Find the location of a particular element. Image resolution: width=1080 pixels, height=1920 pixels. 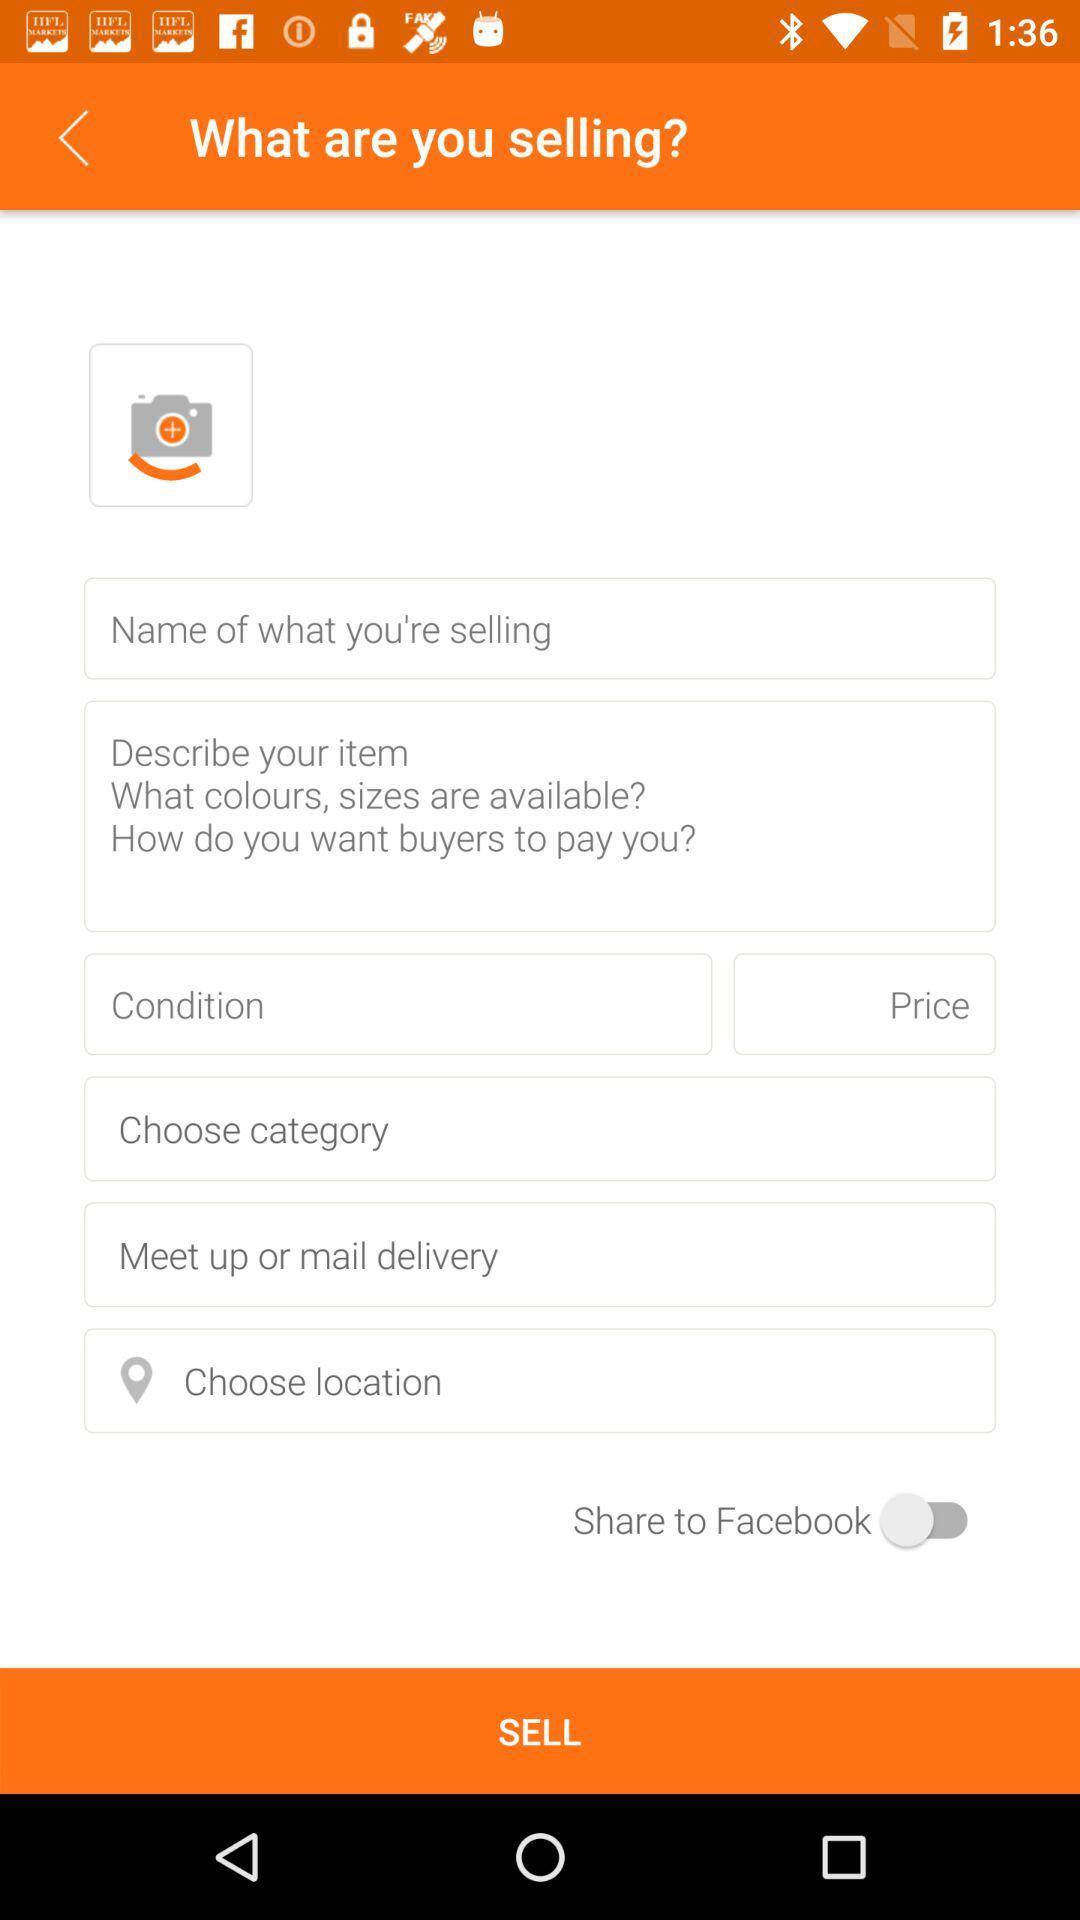

the text field which is below the profile button is located at coordinates (540, 627).